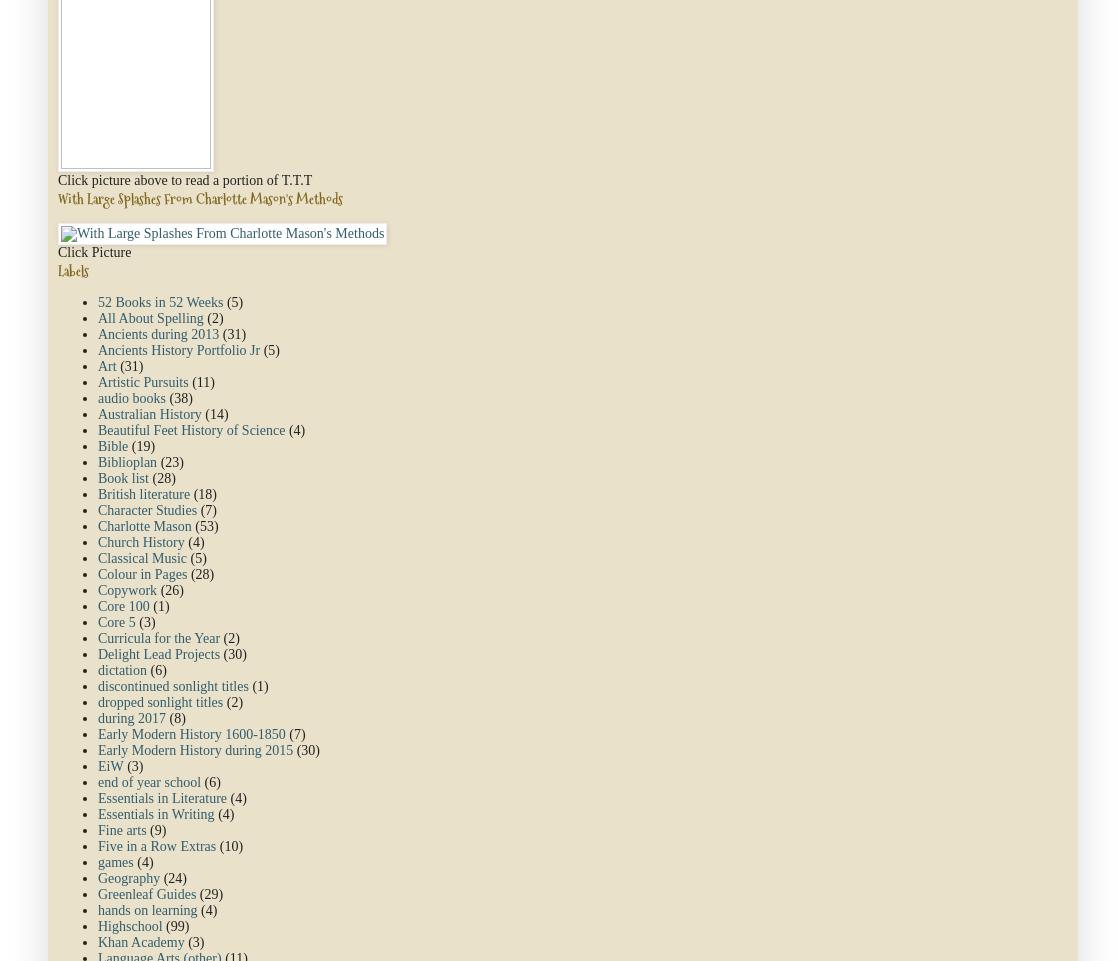  What do you see at coordinates (98, 541) in the screenshot?
I see `'Church History'` at bounding box center [98, 541].